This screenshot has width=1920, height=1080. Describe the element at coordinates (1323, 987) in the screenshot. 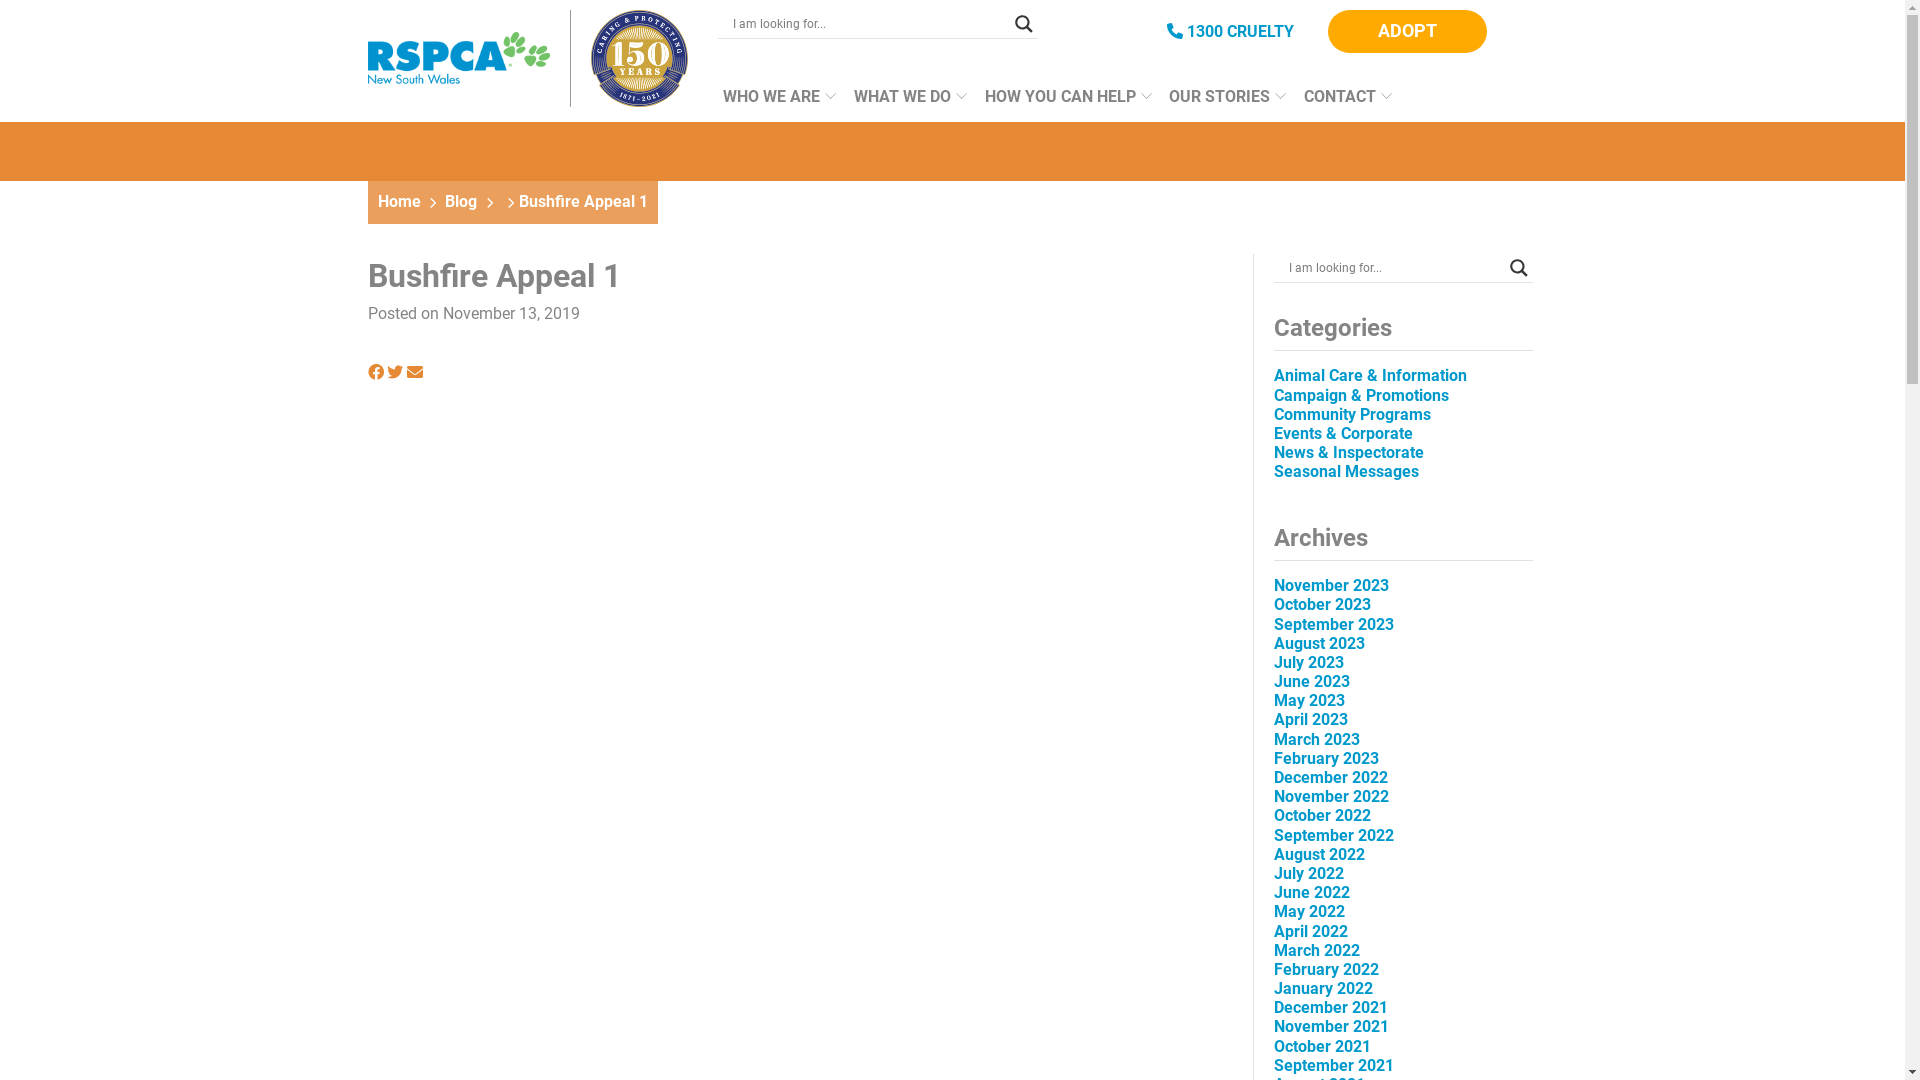

I see `'January 2022'` at that location.